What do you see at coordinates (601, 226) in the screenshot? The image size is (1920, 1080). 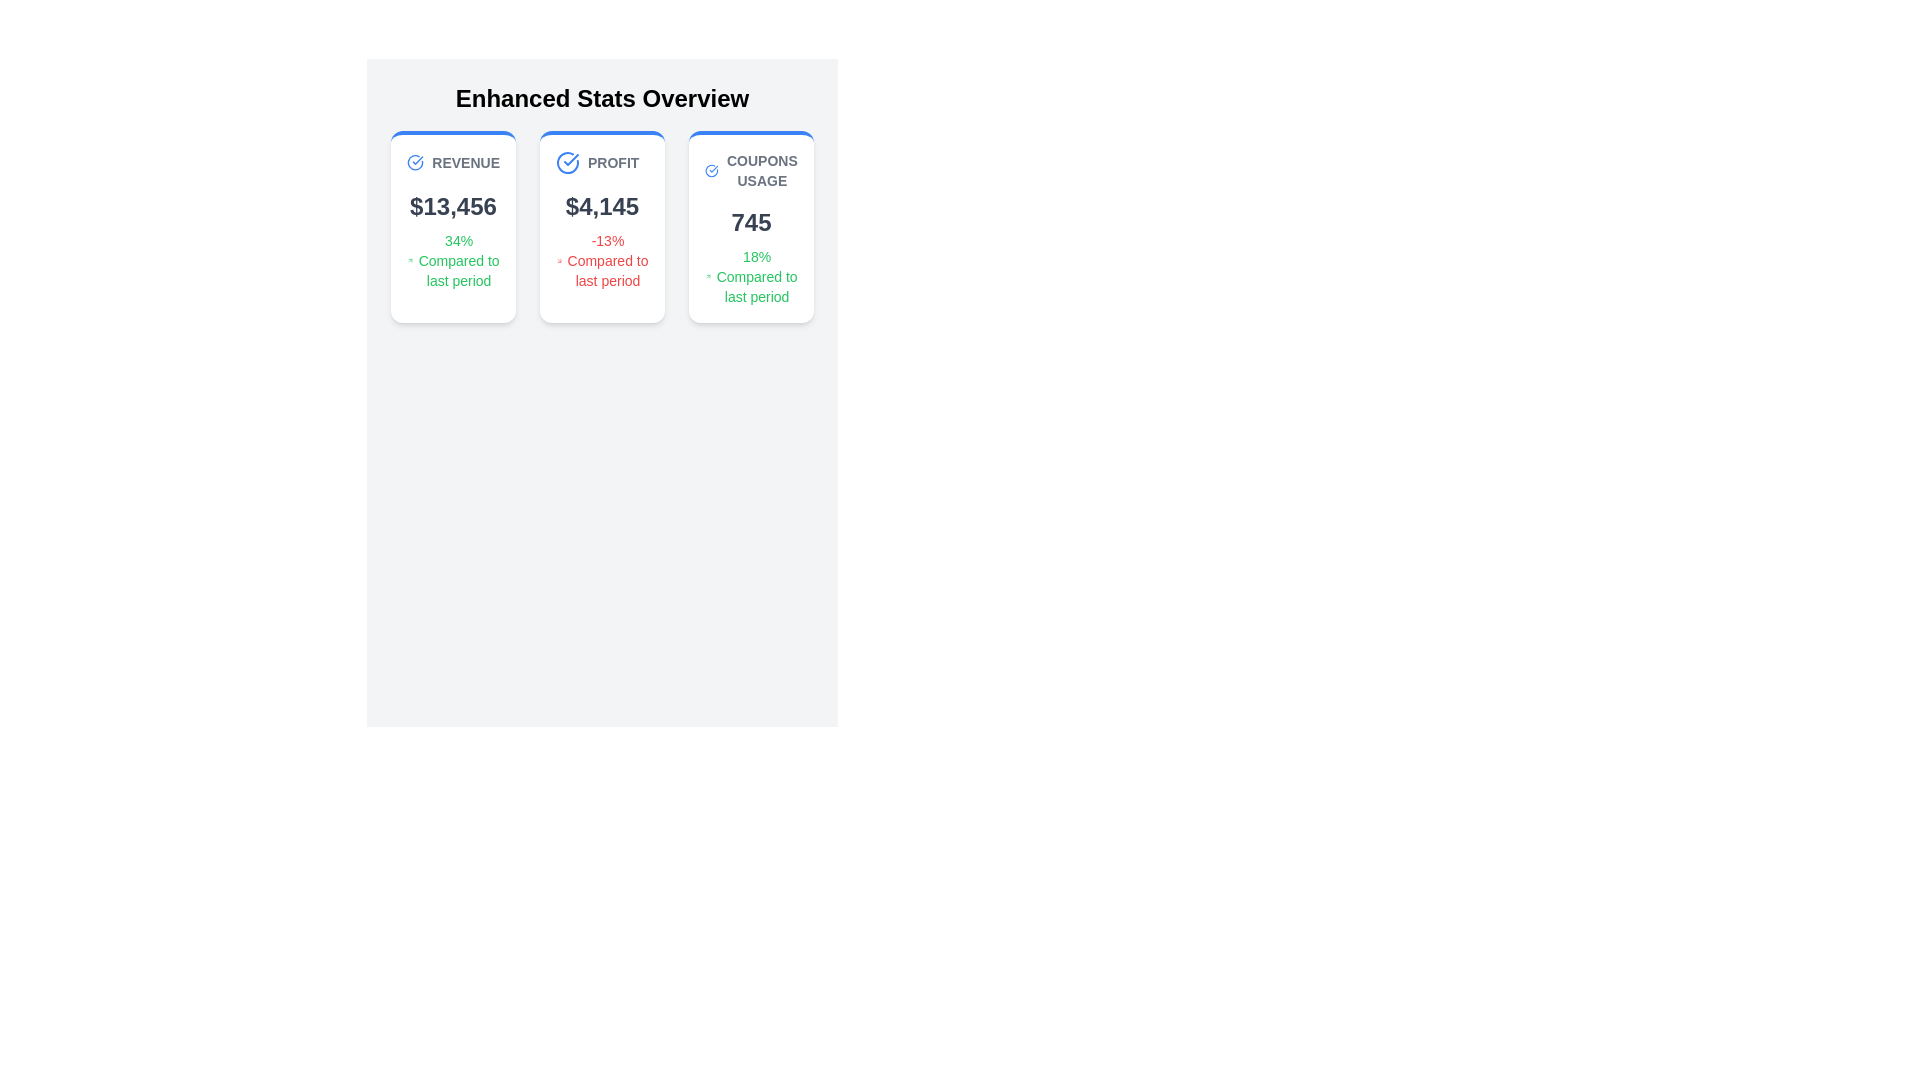 I see `the Information display card element featuring a bold numeric value ('$4,145') and a smaller red text ('-13% Compared to last period'), which is the second card in a horizontal grid of three cards` at bounding box center [601, 226].